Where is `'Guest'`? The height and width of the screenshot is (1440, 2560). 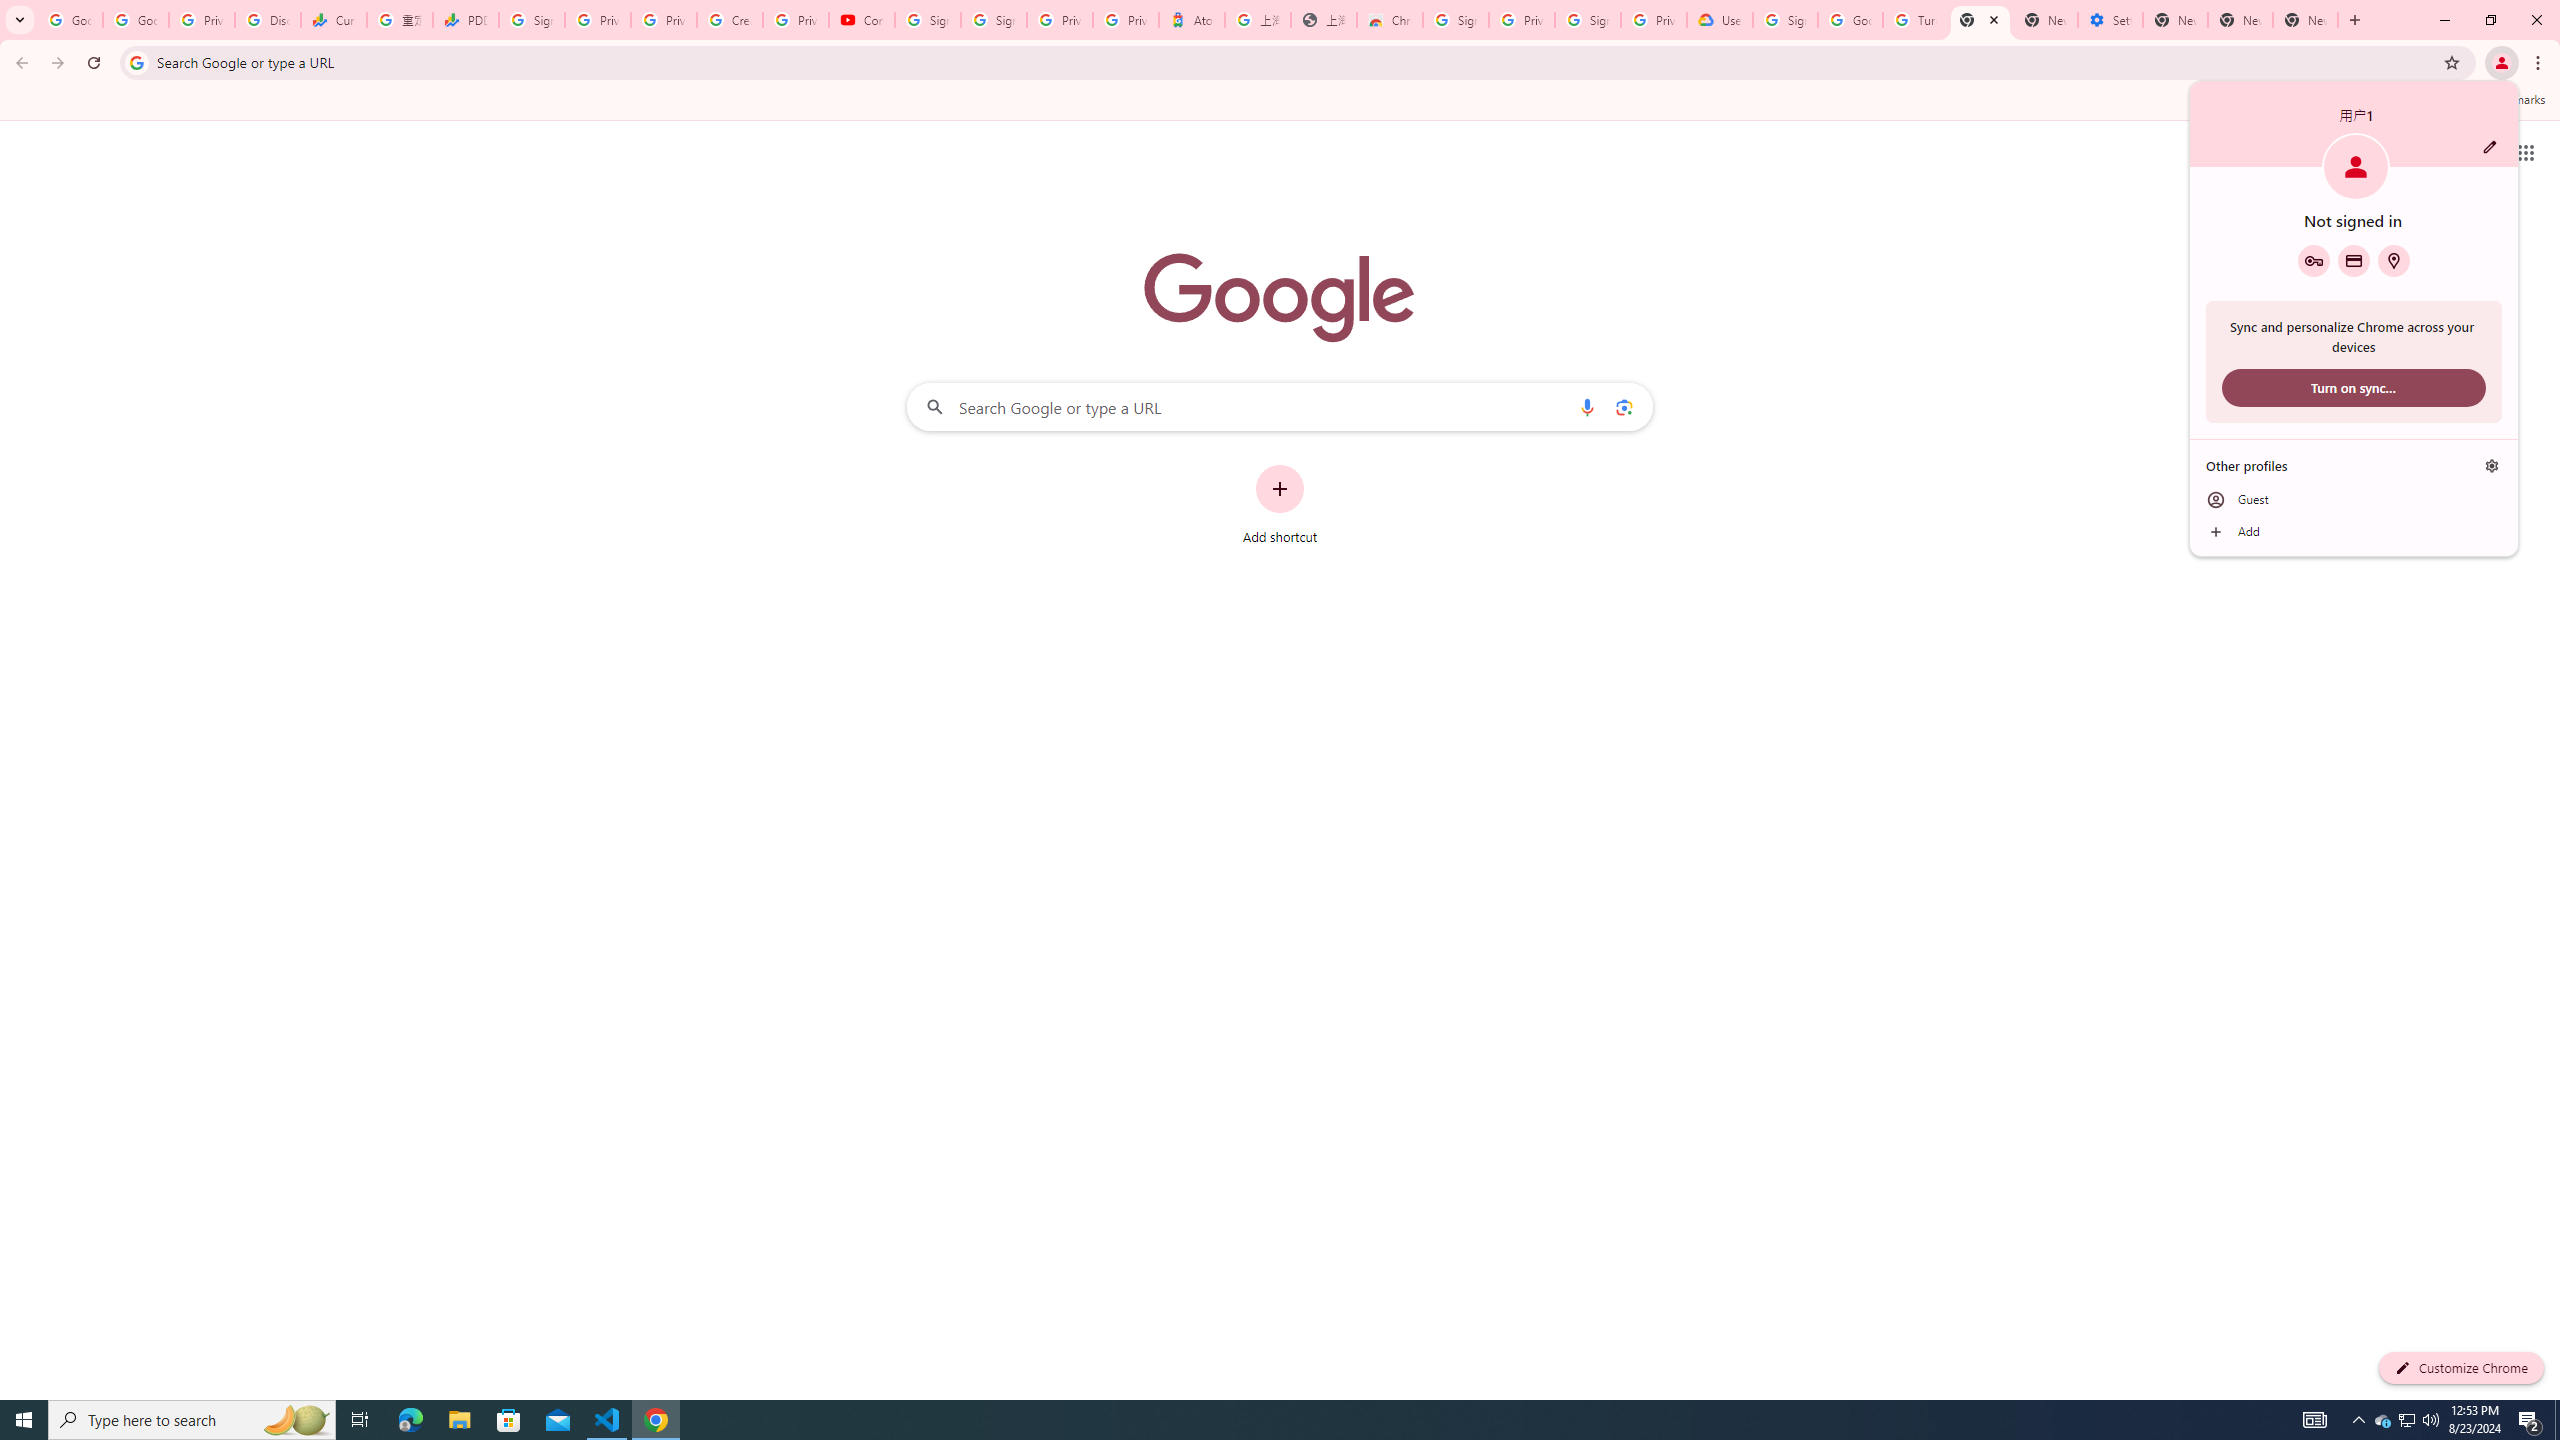 'Guest' is located at coordinates (2352, 498).